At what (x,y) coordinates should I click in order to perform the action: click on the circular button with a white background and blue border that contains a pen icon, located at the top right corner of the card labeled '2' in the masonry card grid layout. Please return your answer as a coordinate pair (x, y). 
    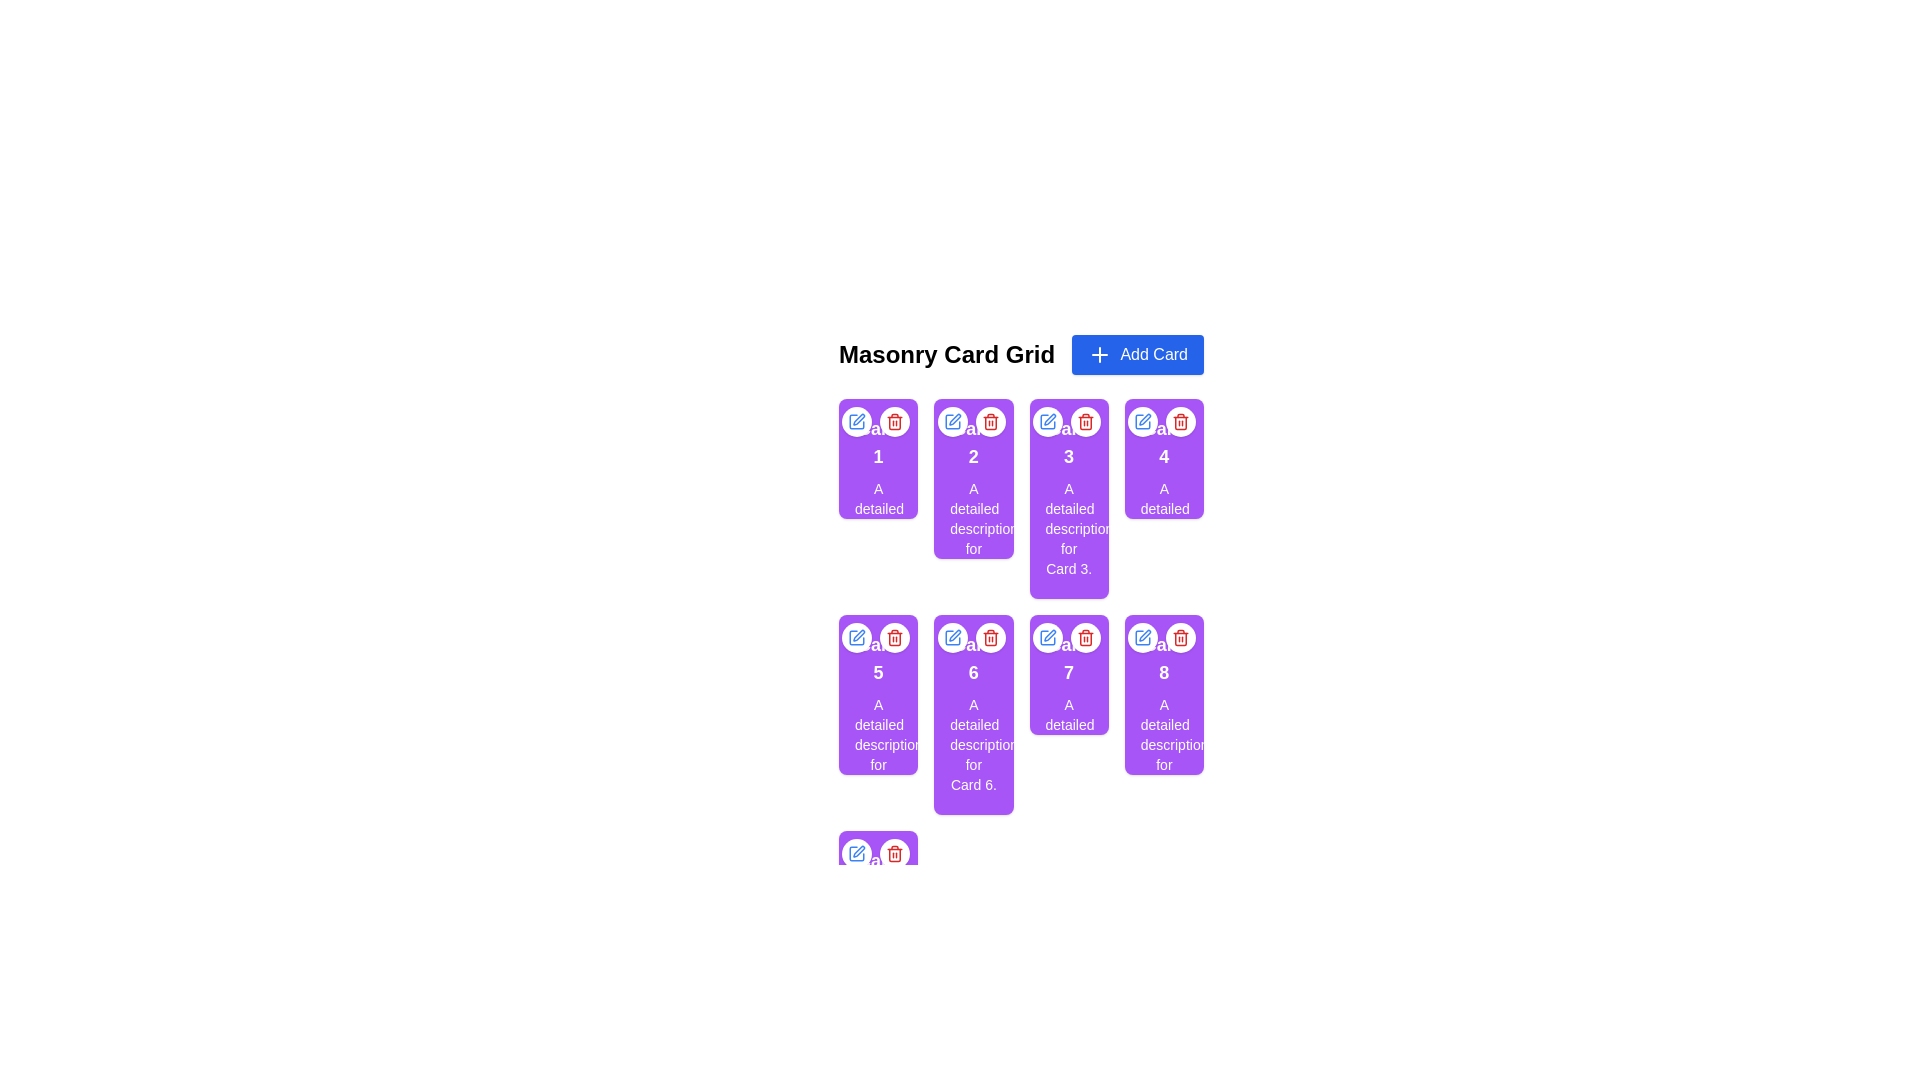
    Looking at the image, I should click on (951, 420).